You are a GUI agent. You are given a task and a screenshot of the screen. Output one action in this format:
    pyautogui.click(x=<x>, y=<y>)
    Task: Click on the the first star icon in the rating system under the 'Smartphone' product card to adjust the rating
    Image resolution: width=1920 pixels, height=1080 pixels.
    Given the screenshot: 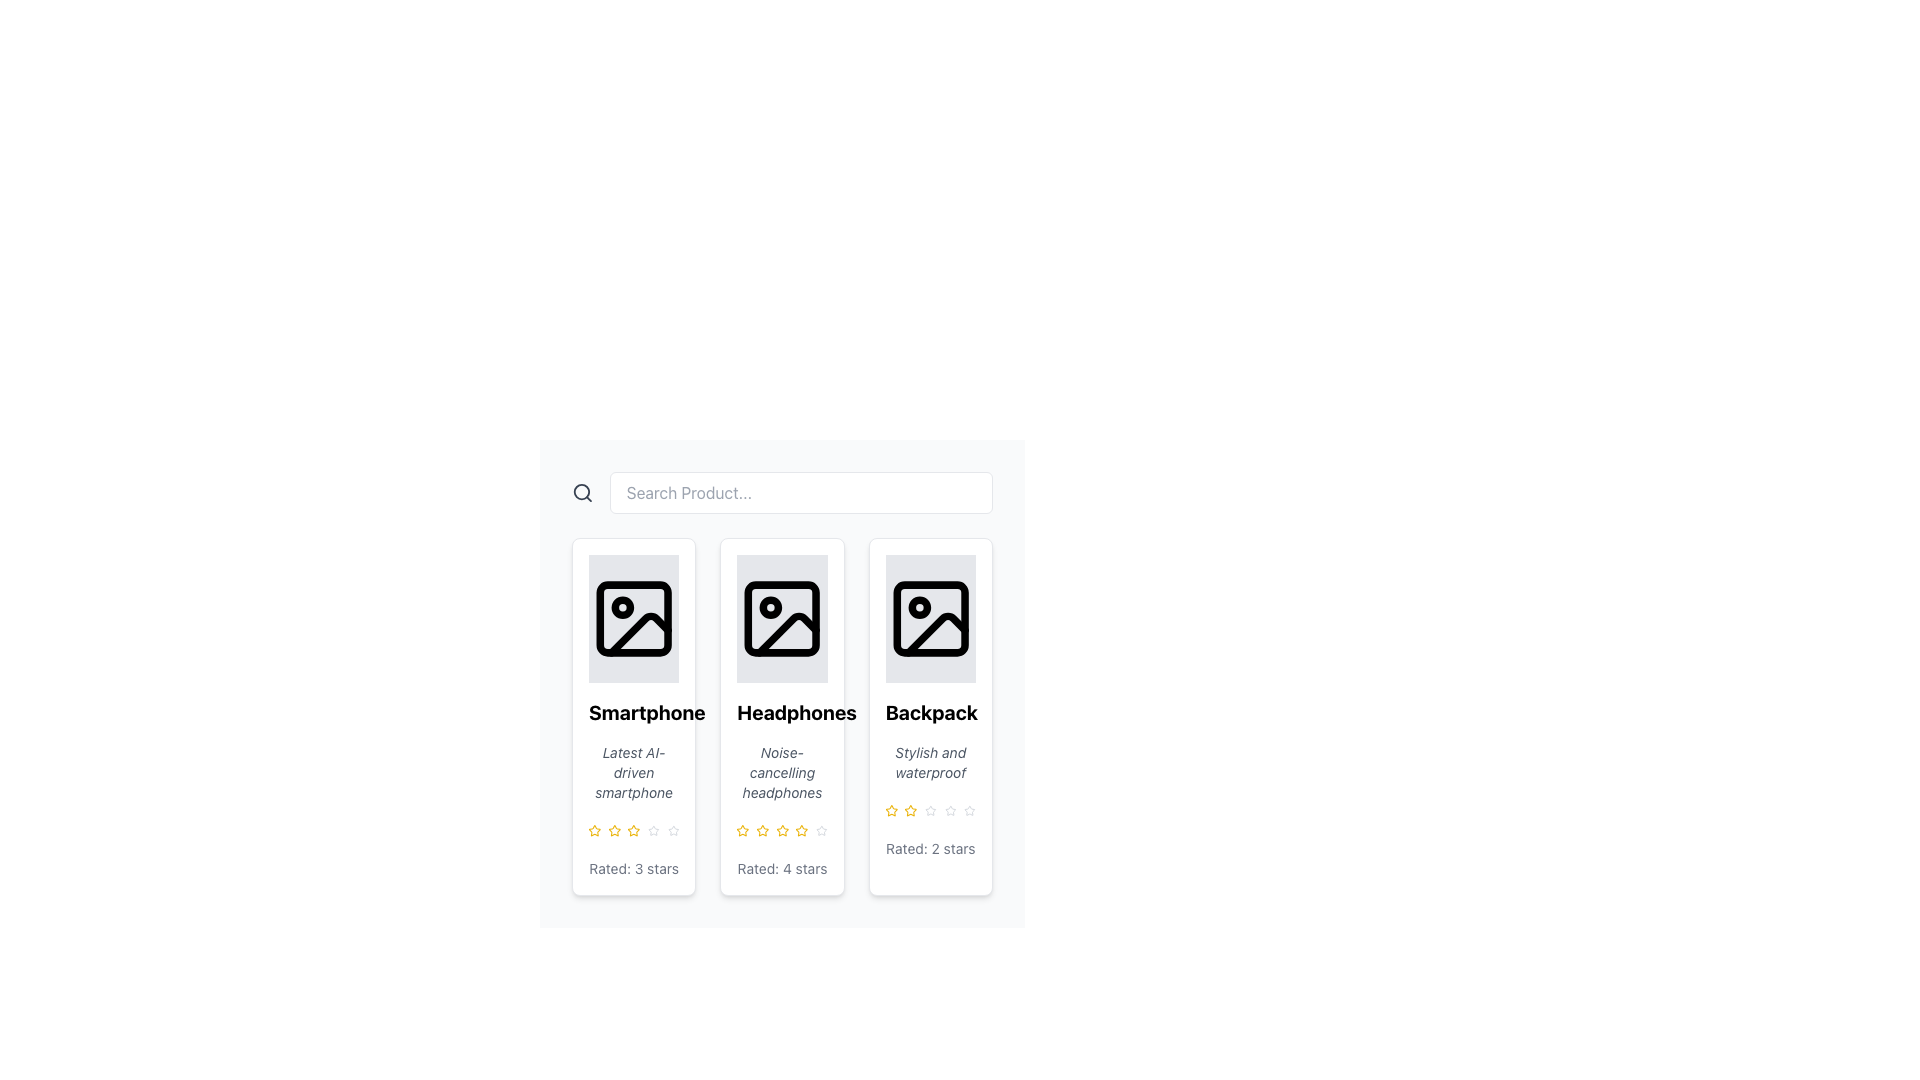 What is the action you would take?
    pyautogui.click(x=593, y=830)
    